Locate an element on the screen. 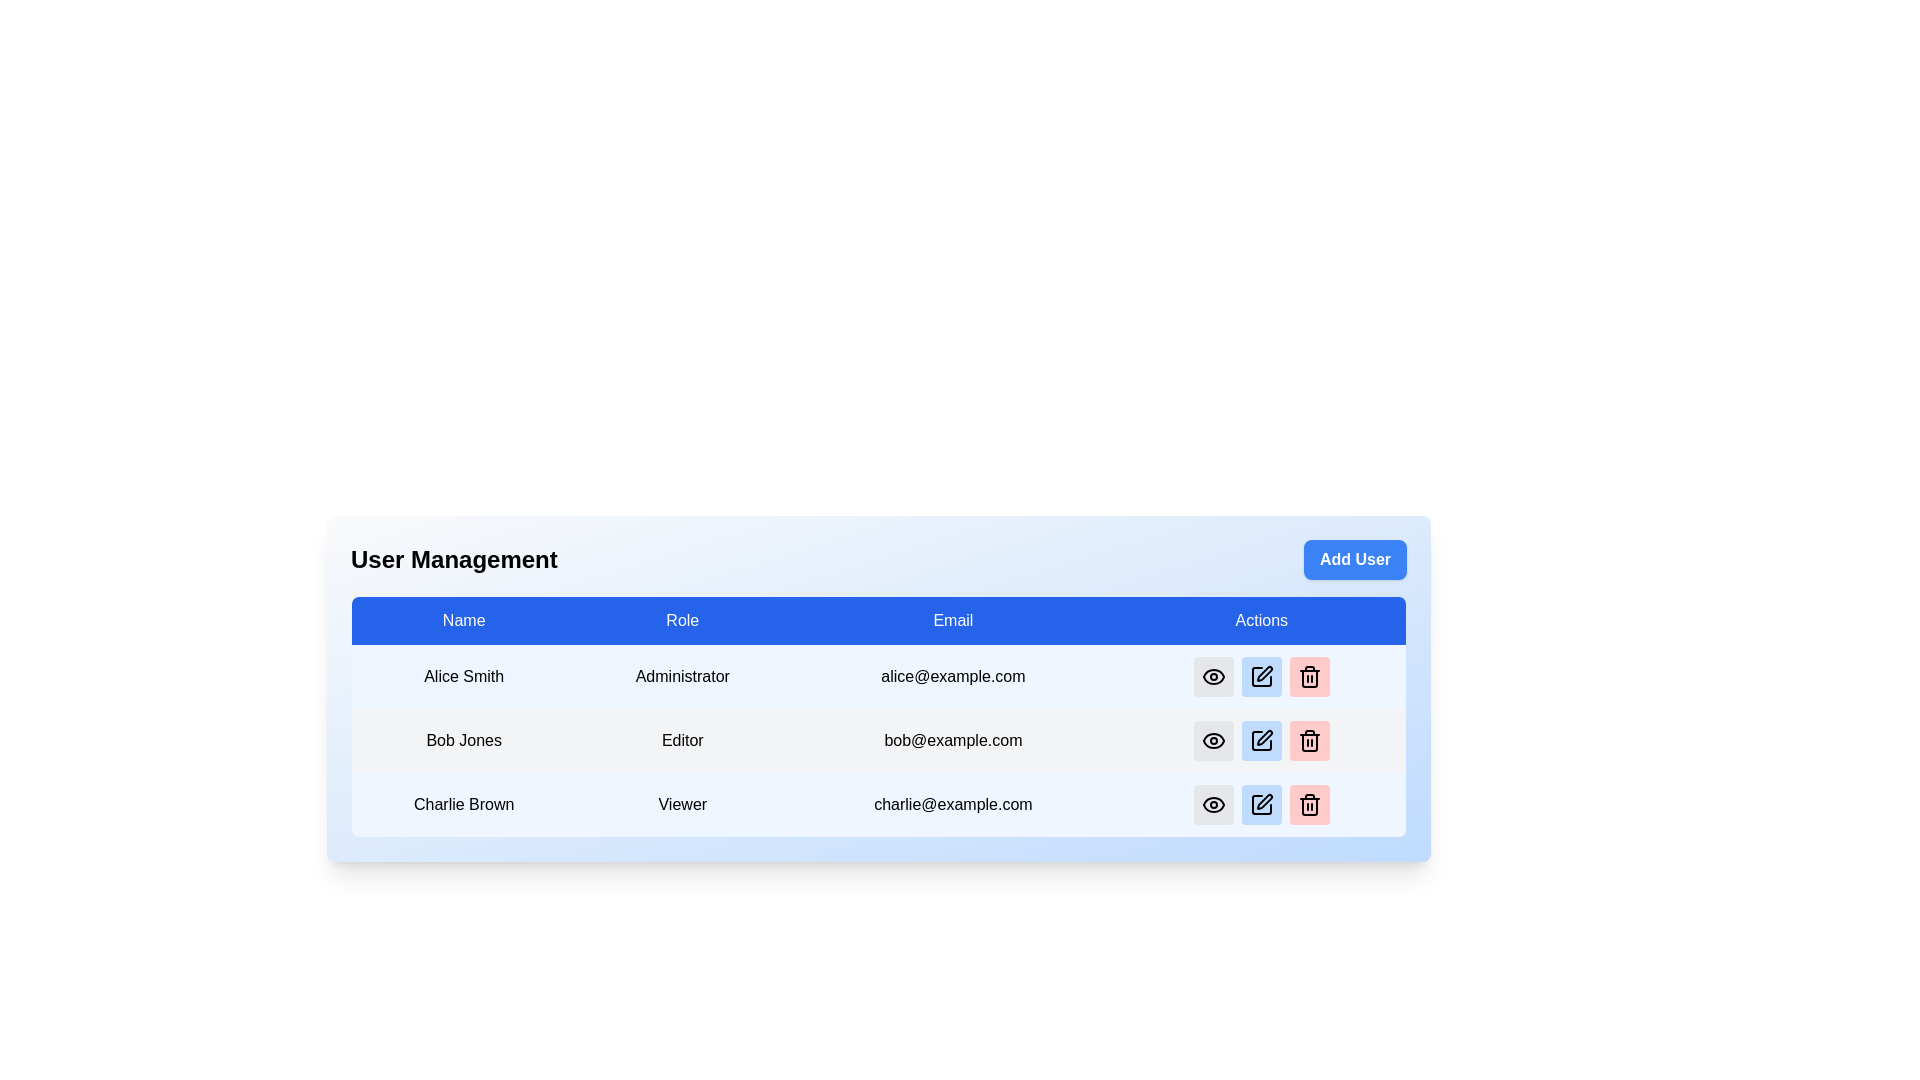 The width and height of the screenshot is (1920, 1080). the 'User Management' text label, which is a large, bold header above the user details table is located at coordinates (453, 559).